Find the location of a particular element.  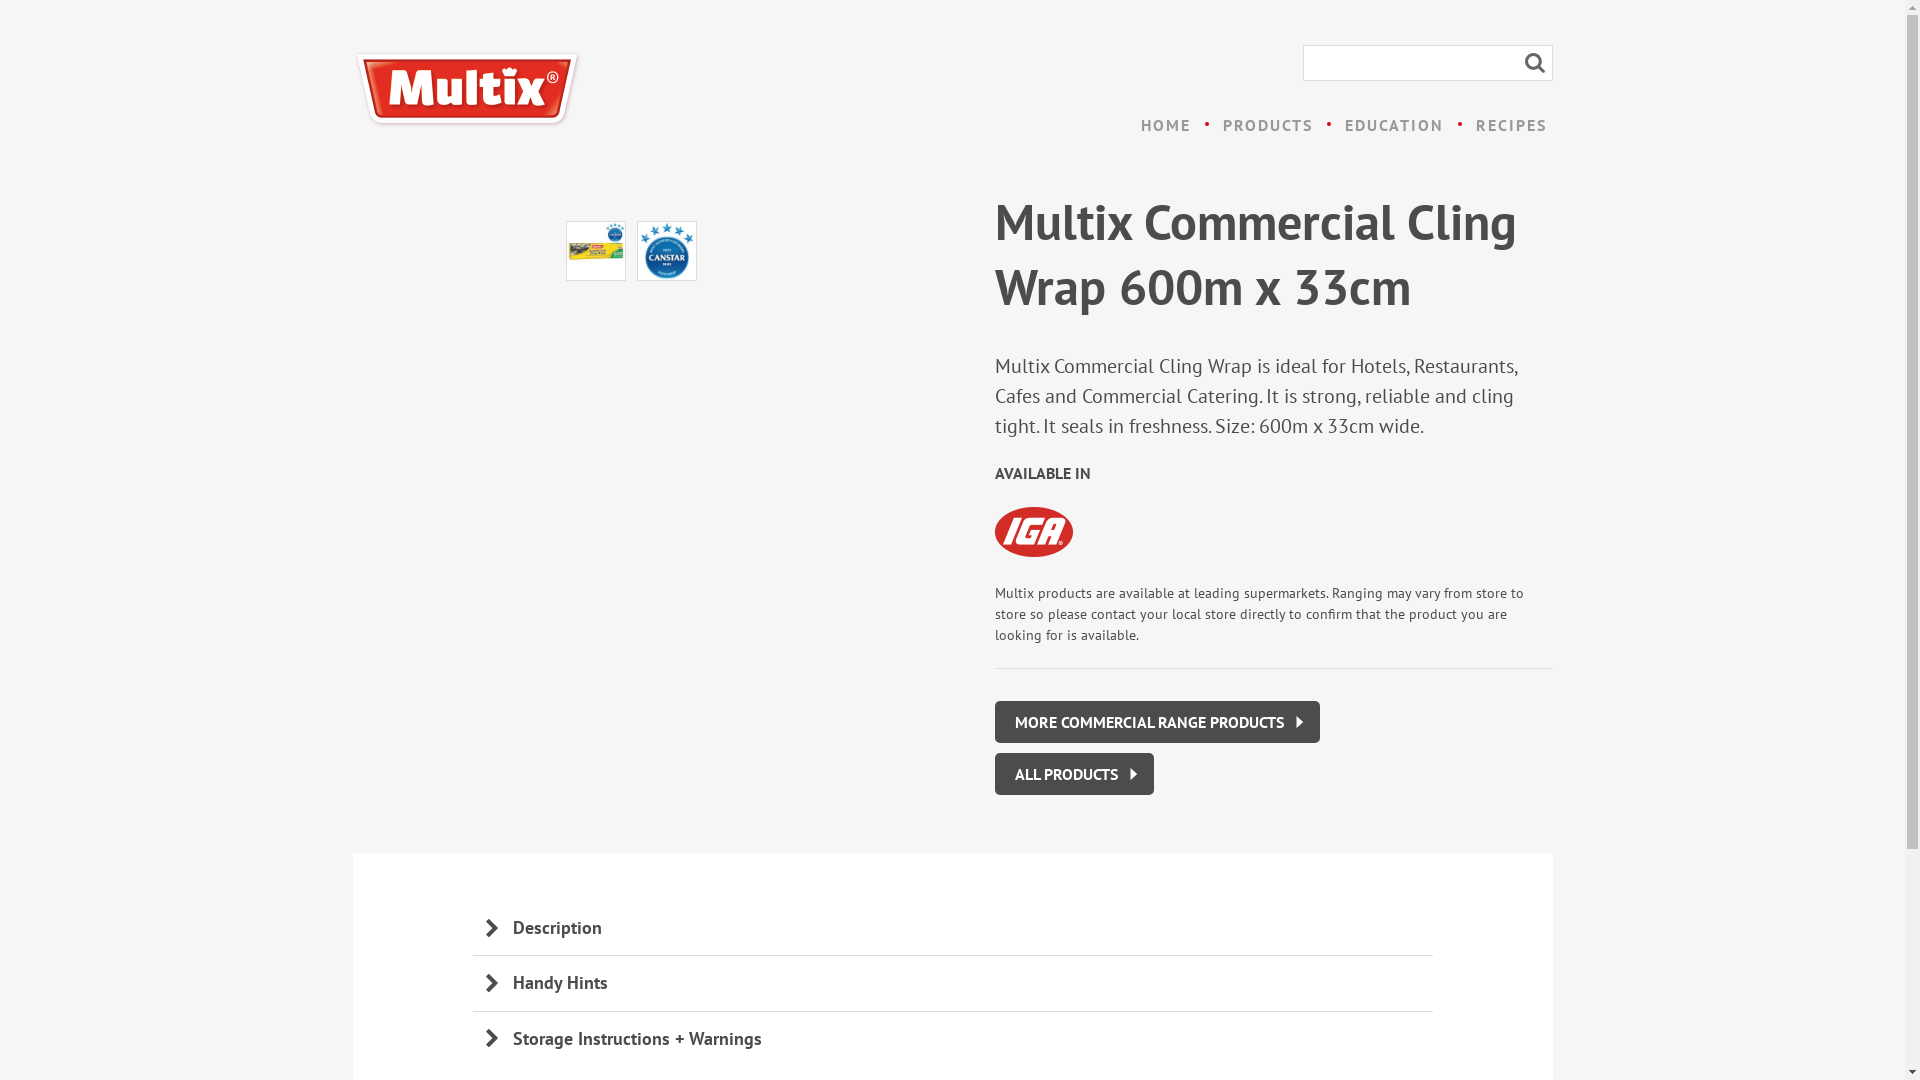

'MORE COMMERCIAL RANGE PRODUCTS' is located at coordinates (1156, 721).